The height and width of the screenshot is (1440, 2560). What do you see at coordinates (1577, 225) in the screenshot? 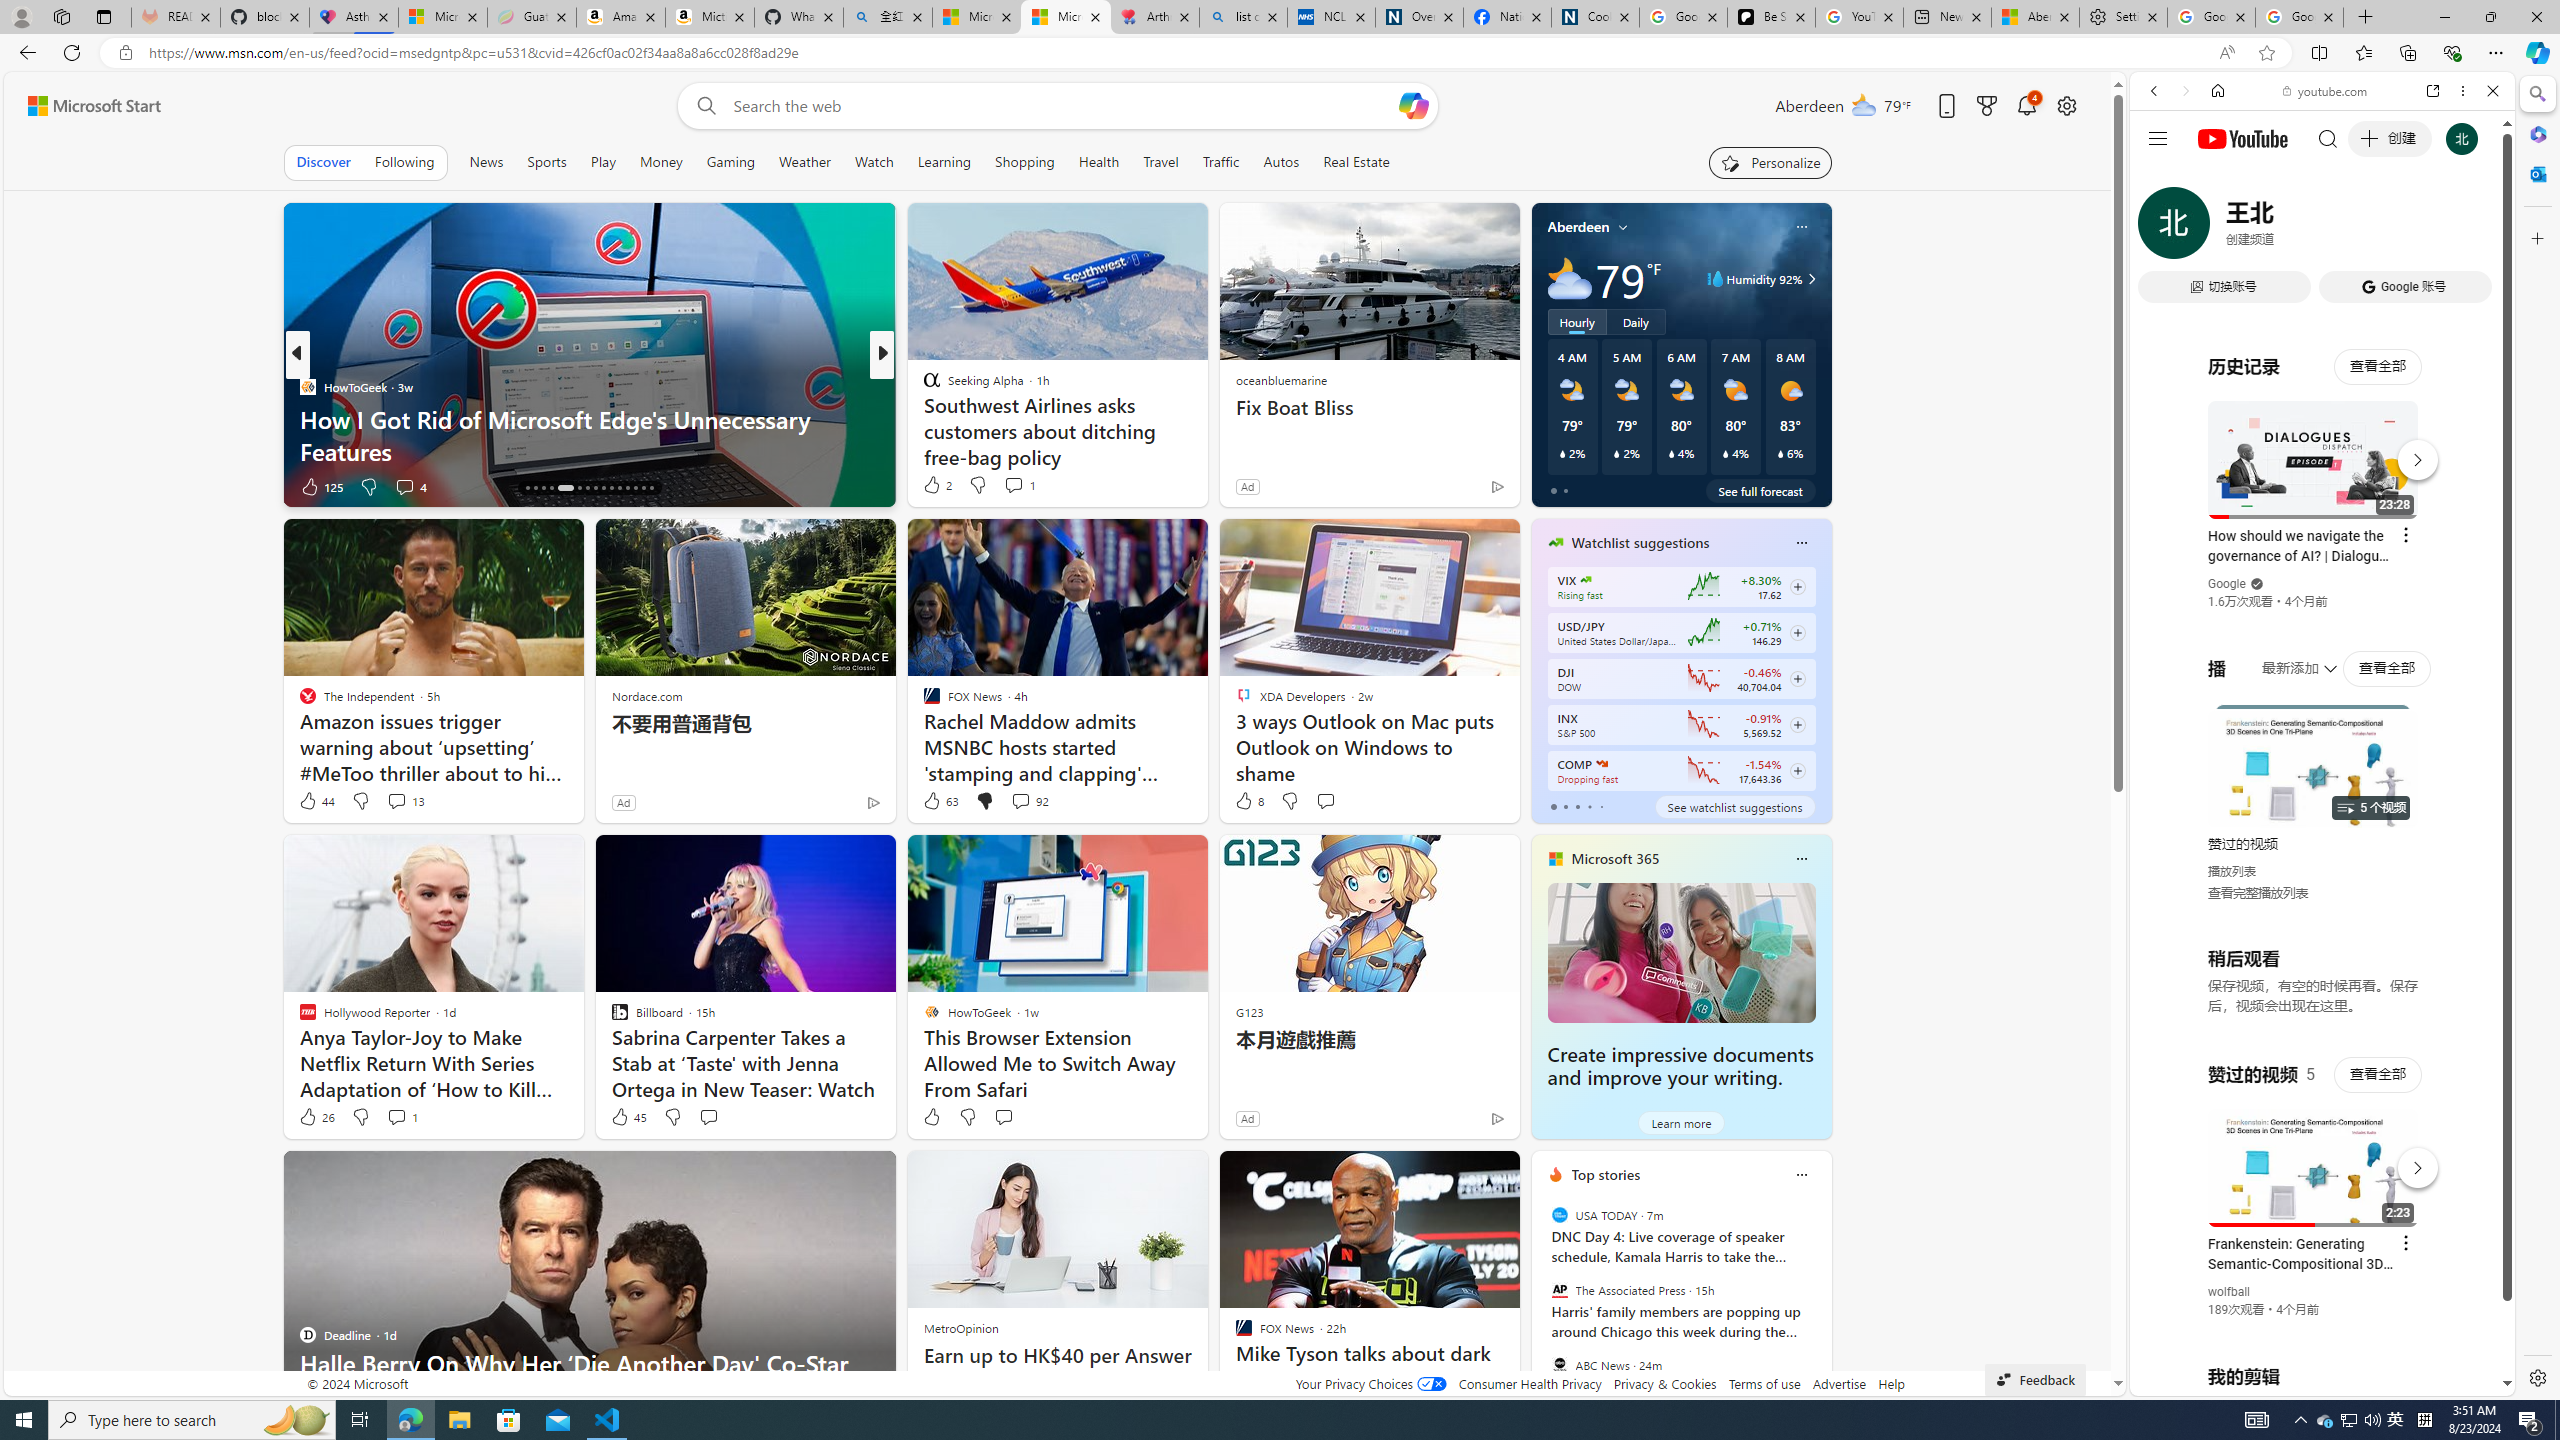
I see `'Aberdeen'` at bounding box center [1577, 225].